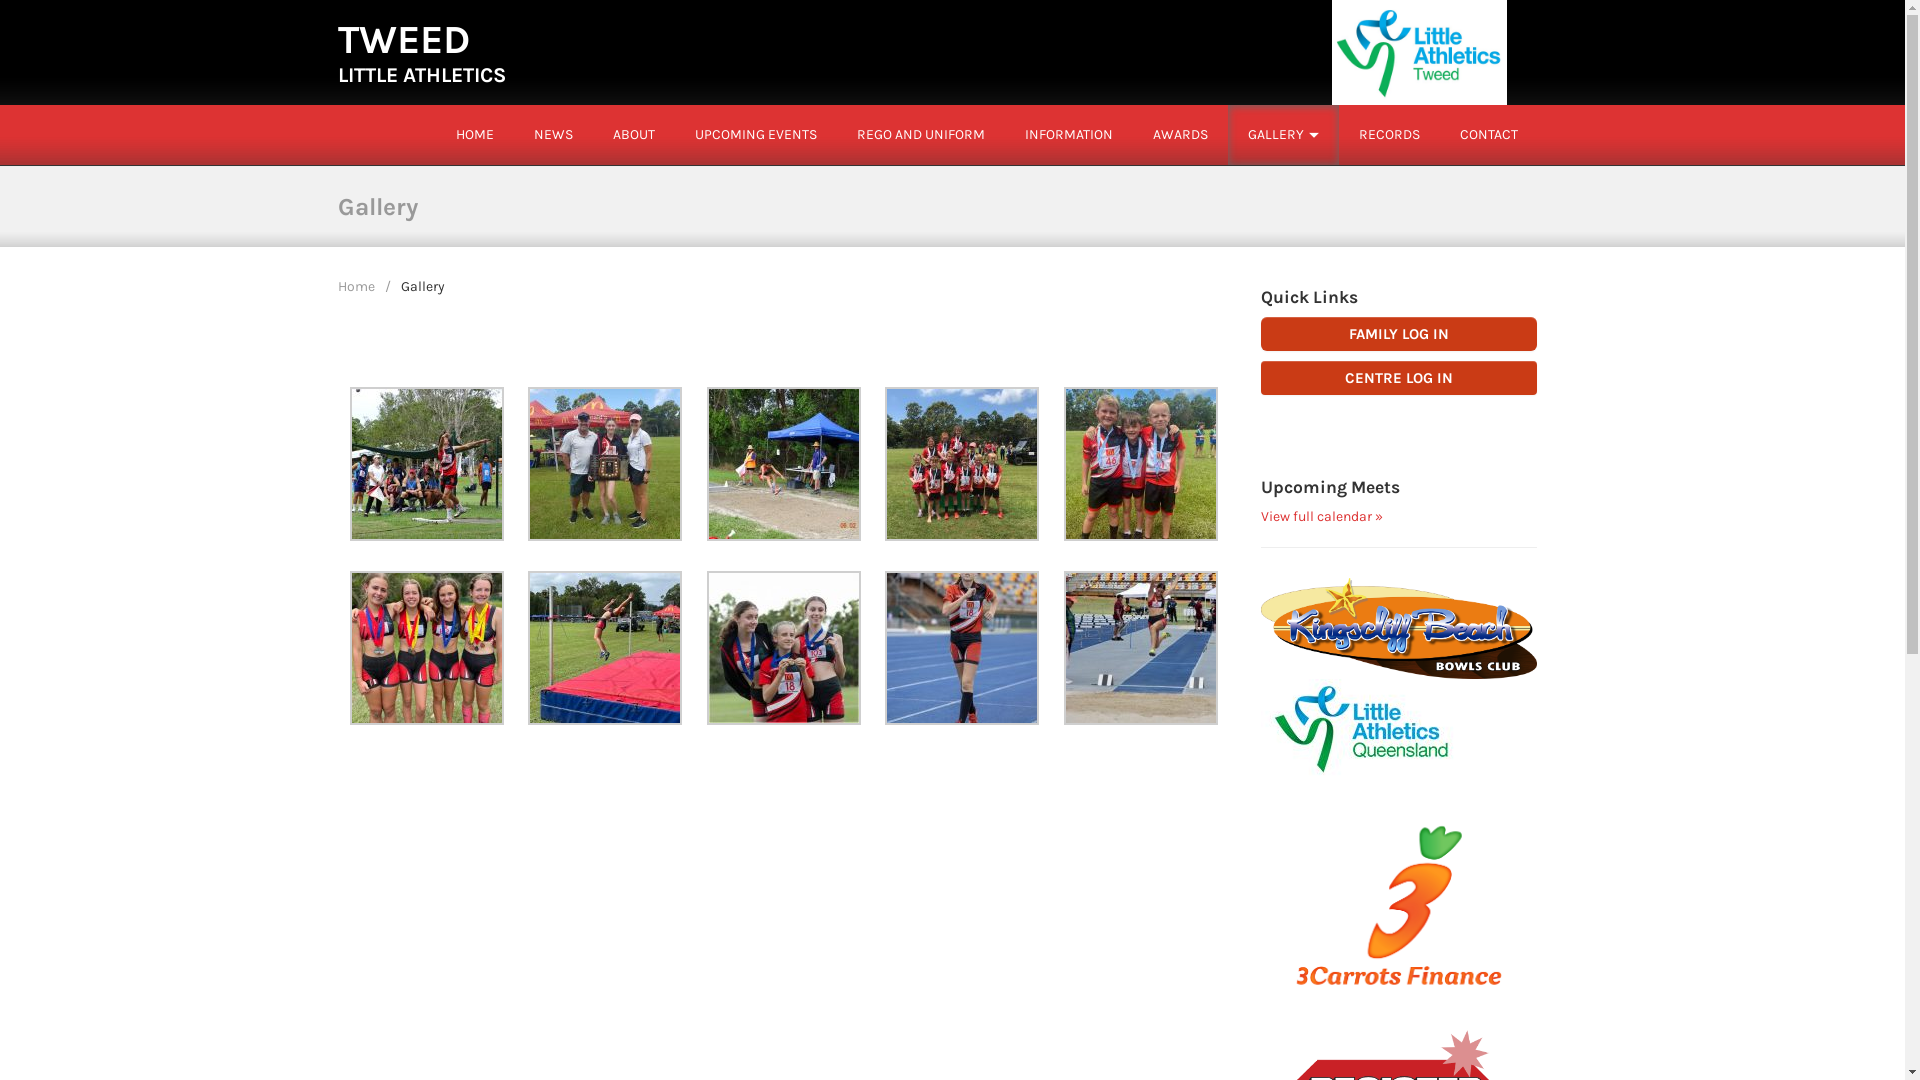 This screenshot has height=1080, width=1920. What do you see at coordinates (1247, 134) in the screenshot?
I see `'GALLERY'` at bounding box center [1247, 134].